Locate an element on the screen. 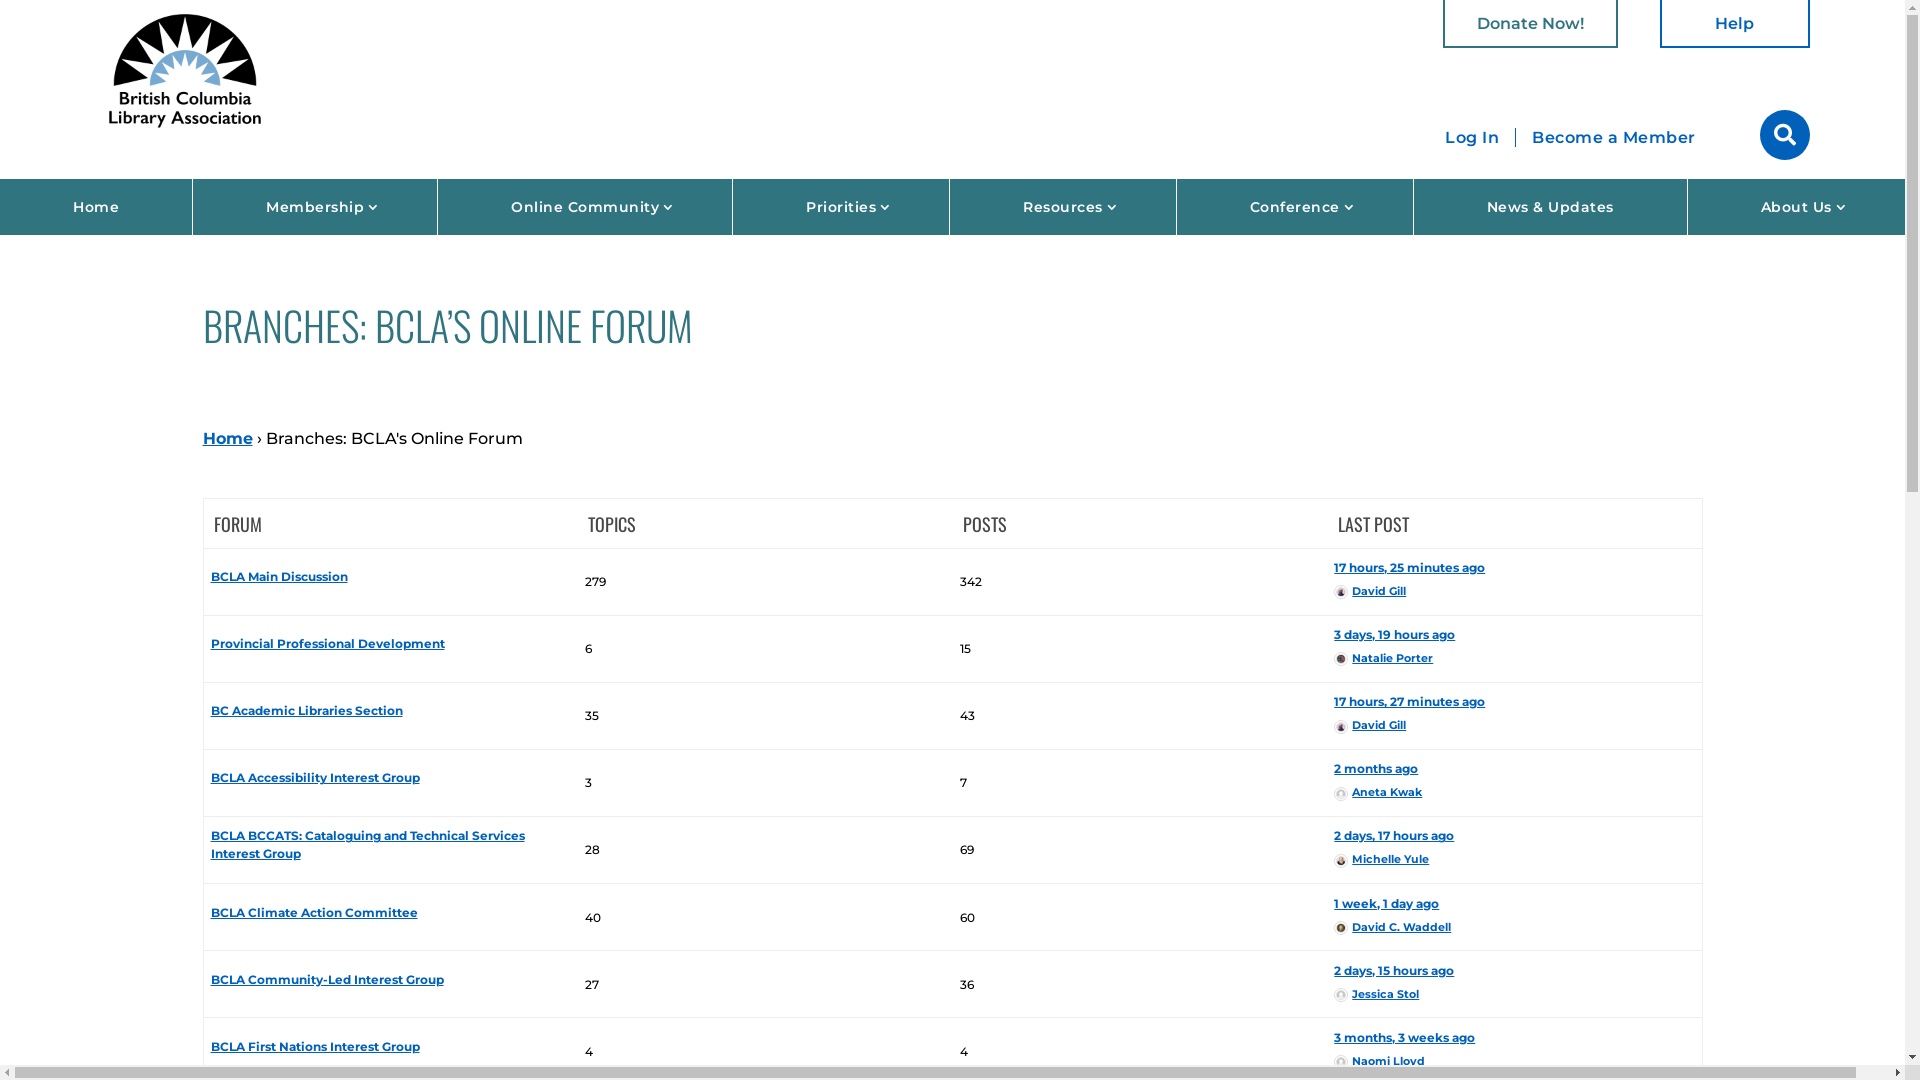  'BCLA Logo' is located at coordinates (185, 68).